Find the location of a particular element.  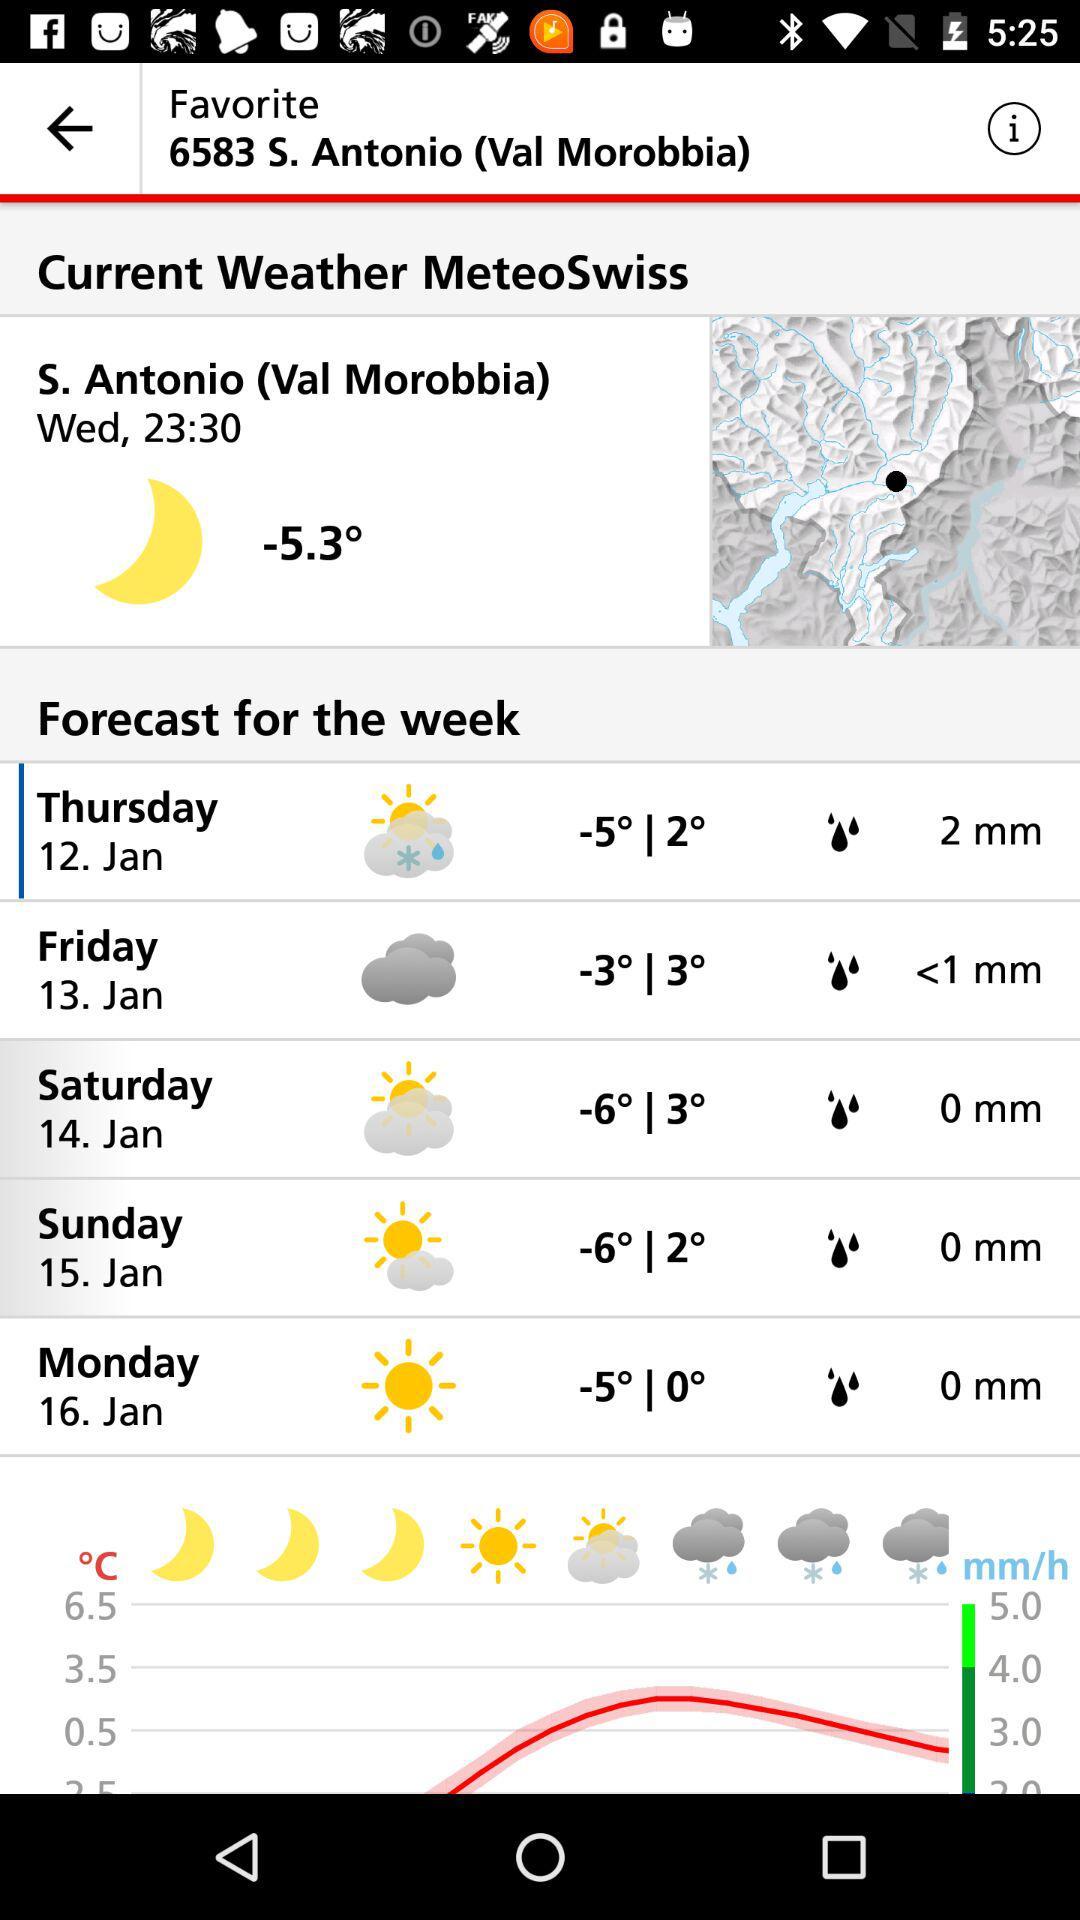

the icon to the left of the favorite item is located at coordinates (68, 127).